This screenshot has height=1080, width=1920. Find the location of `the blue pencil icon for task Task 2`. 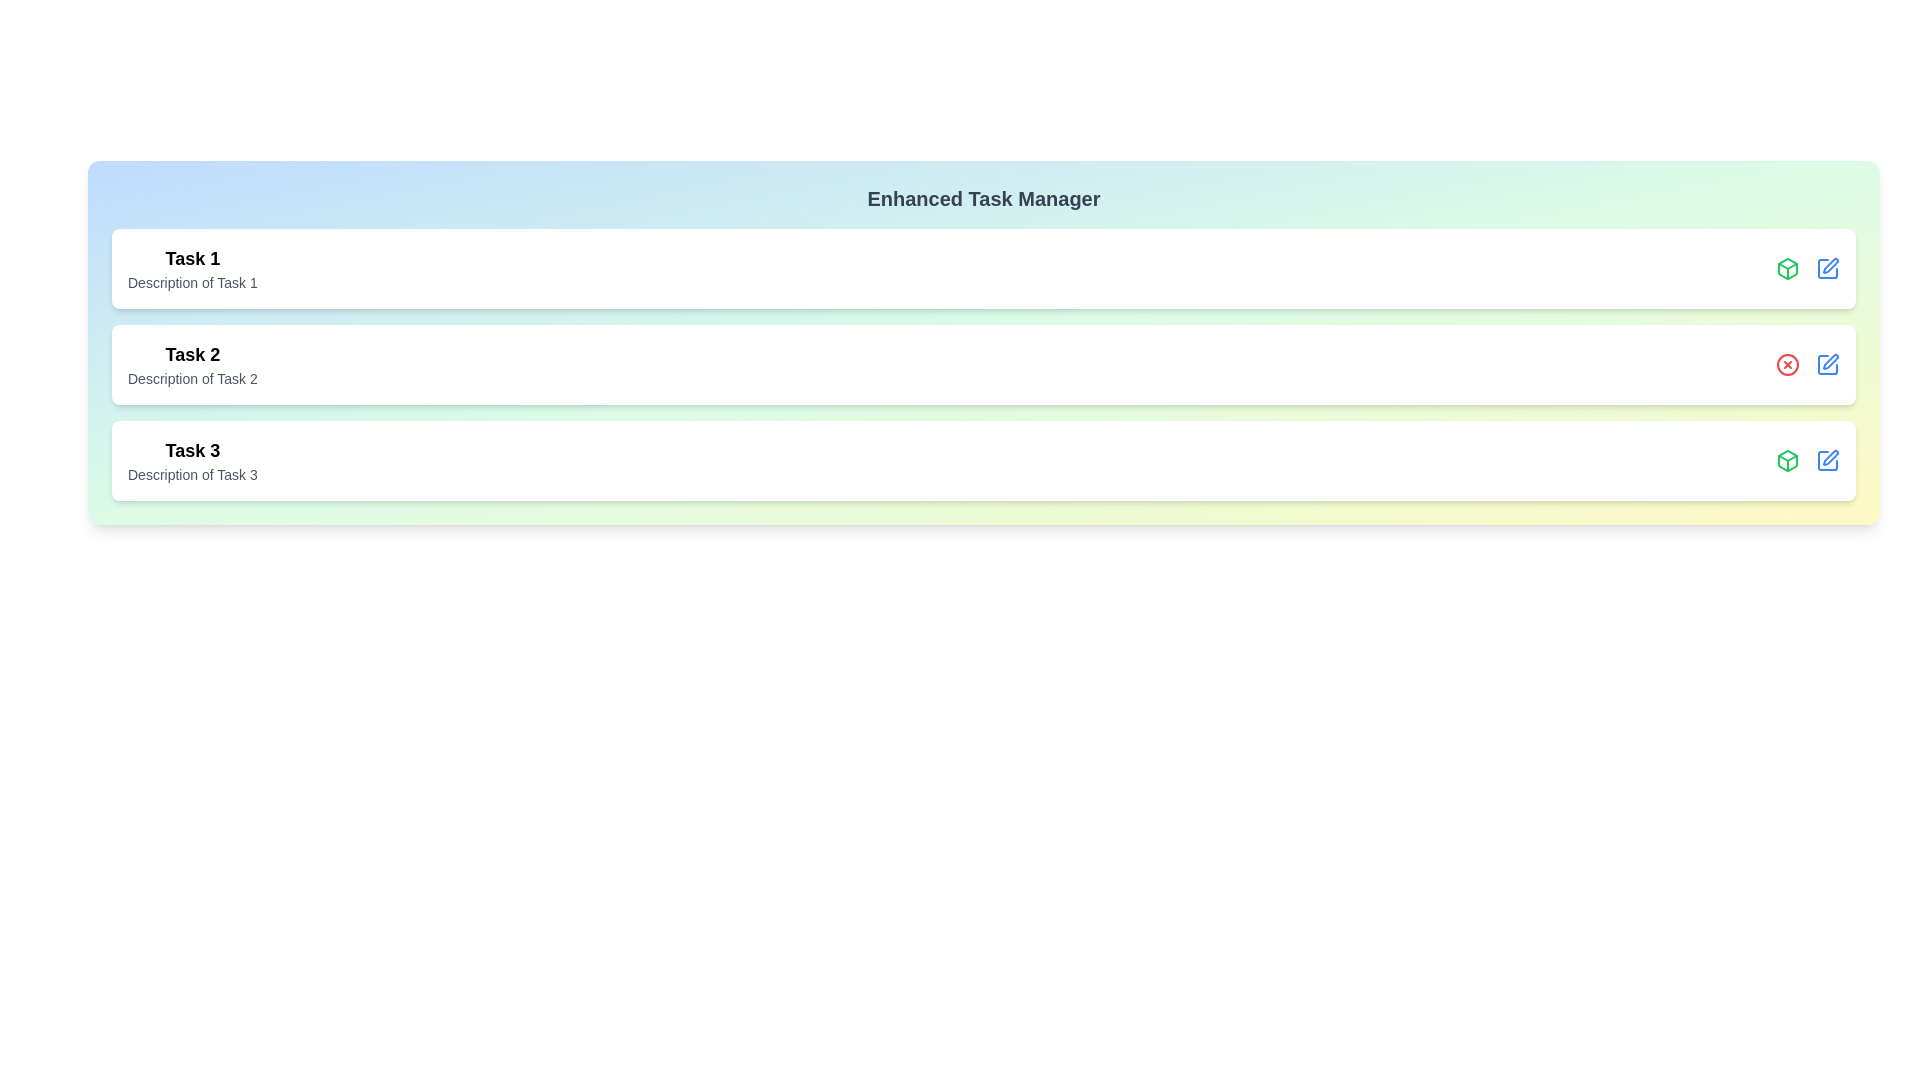

the blue pencil icon for task Task 2 is located at coordinates (1828, 365).